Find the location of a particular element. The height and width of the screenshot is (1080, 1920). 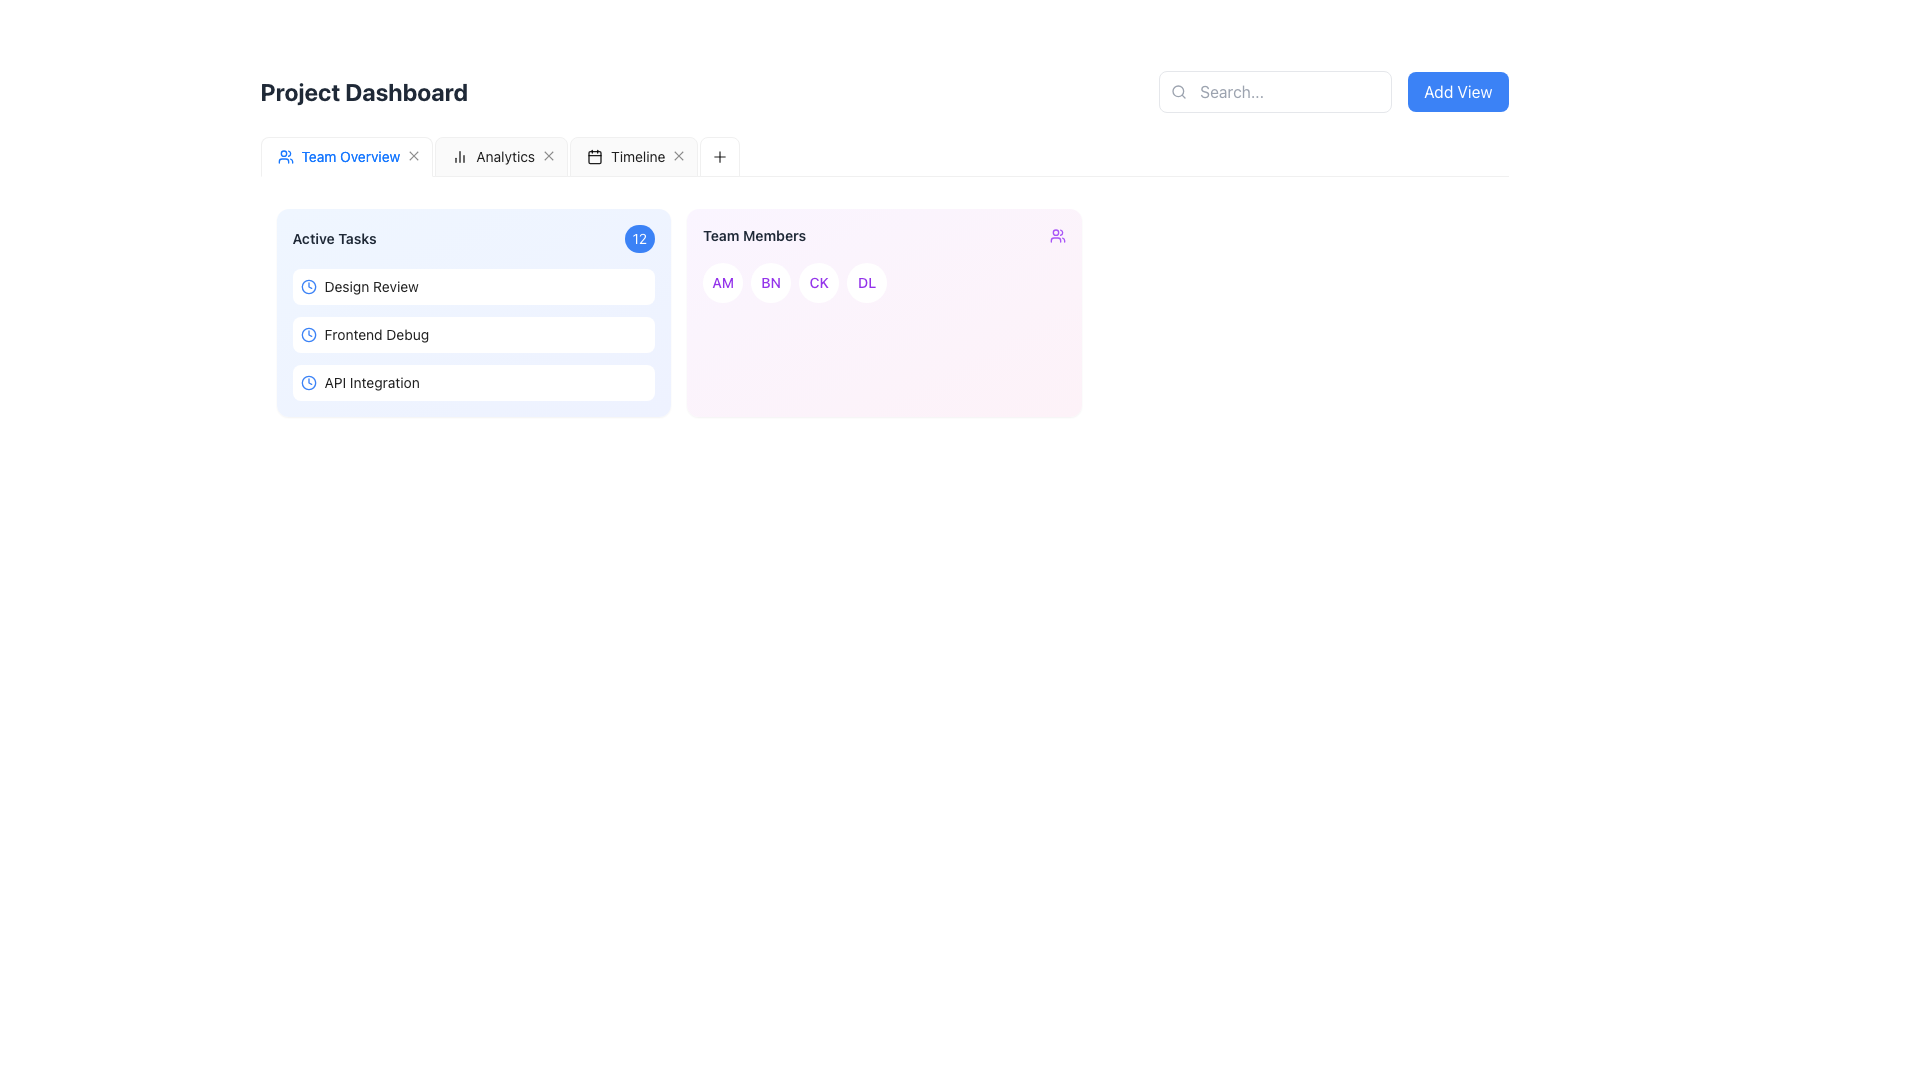

the small circular button with the purple text 'CK' is located at coordinates (819, 282).